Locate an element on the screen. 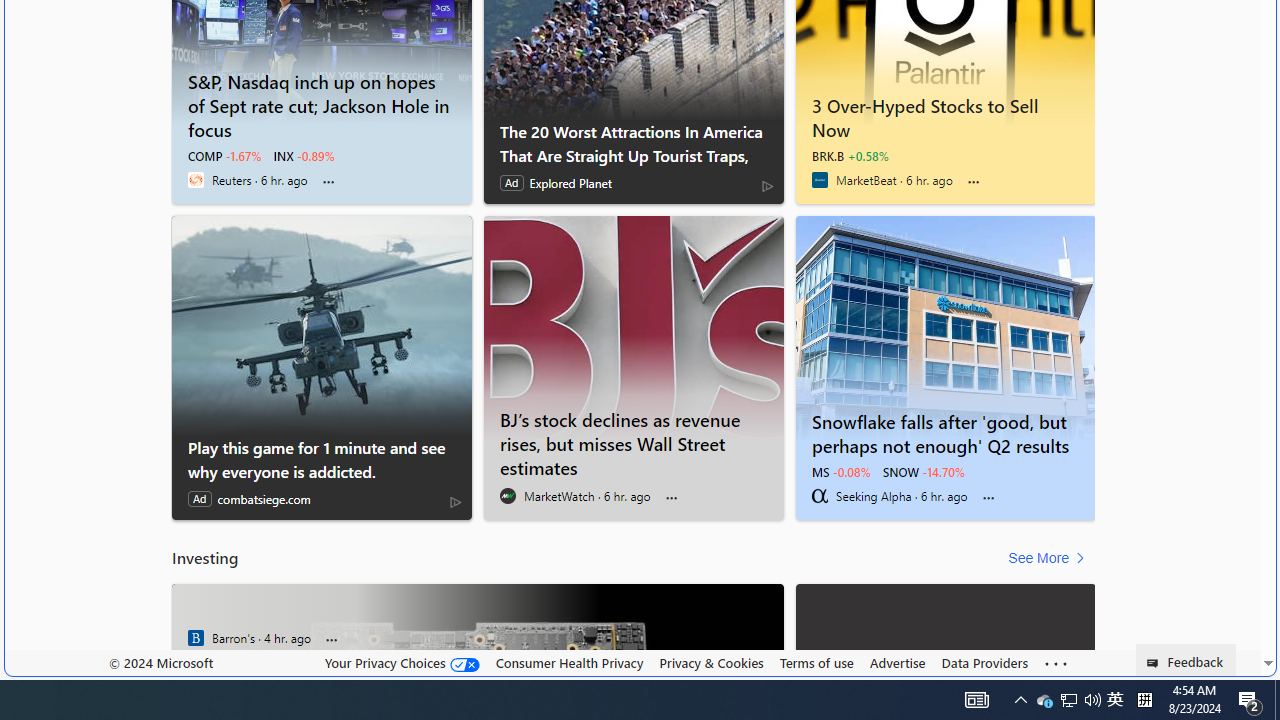 Image resolution: width=1280 pixels, height=720 pixels. 'COMP -1.67%' is located at coordinates (225, 155).